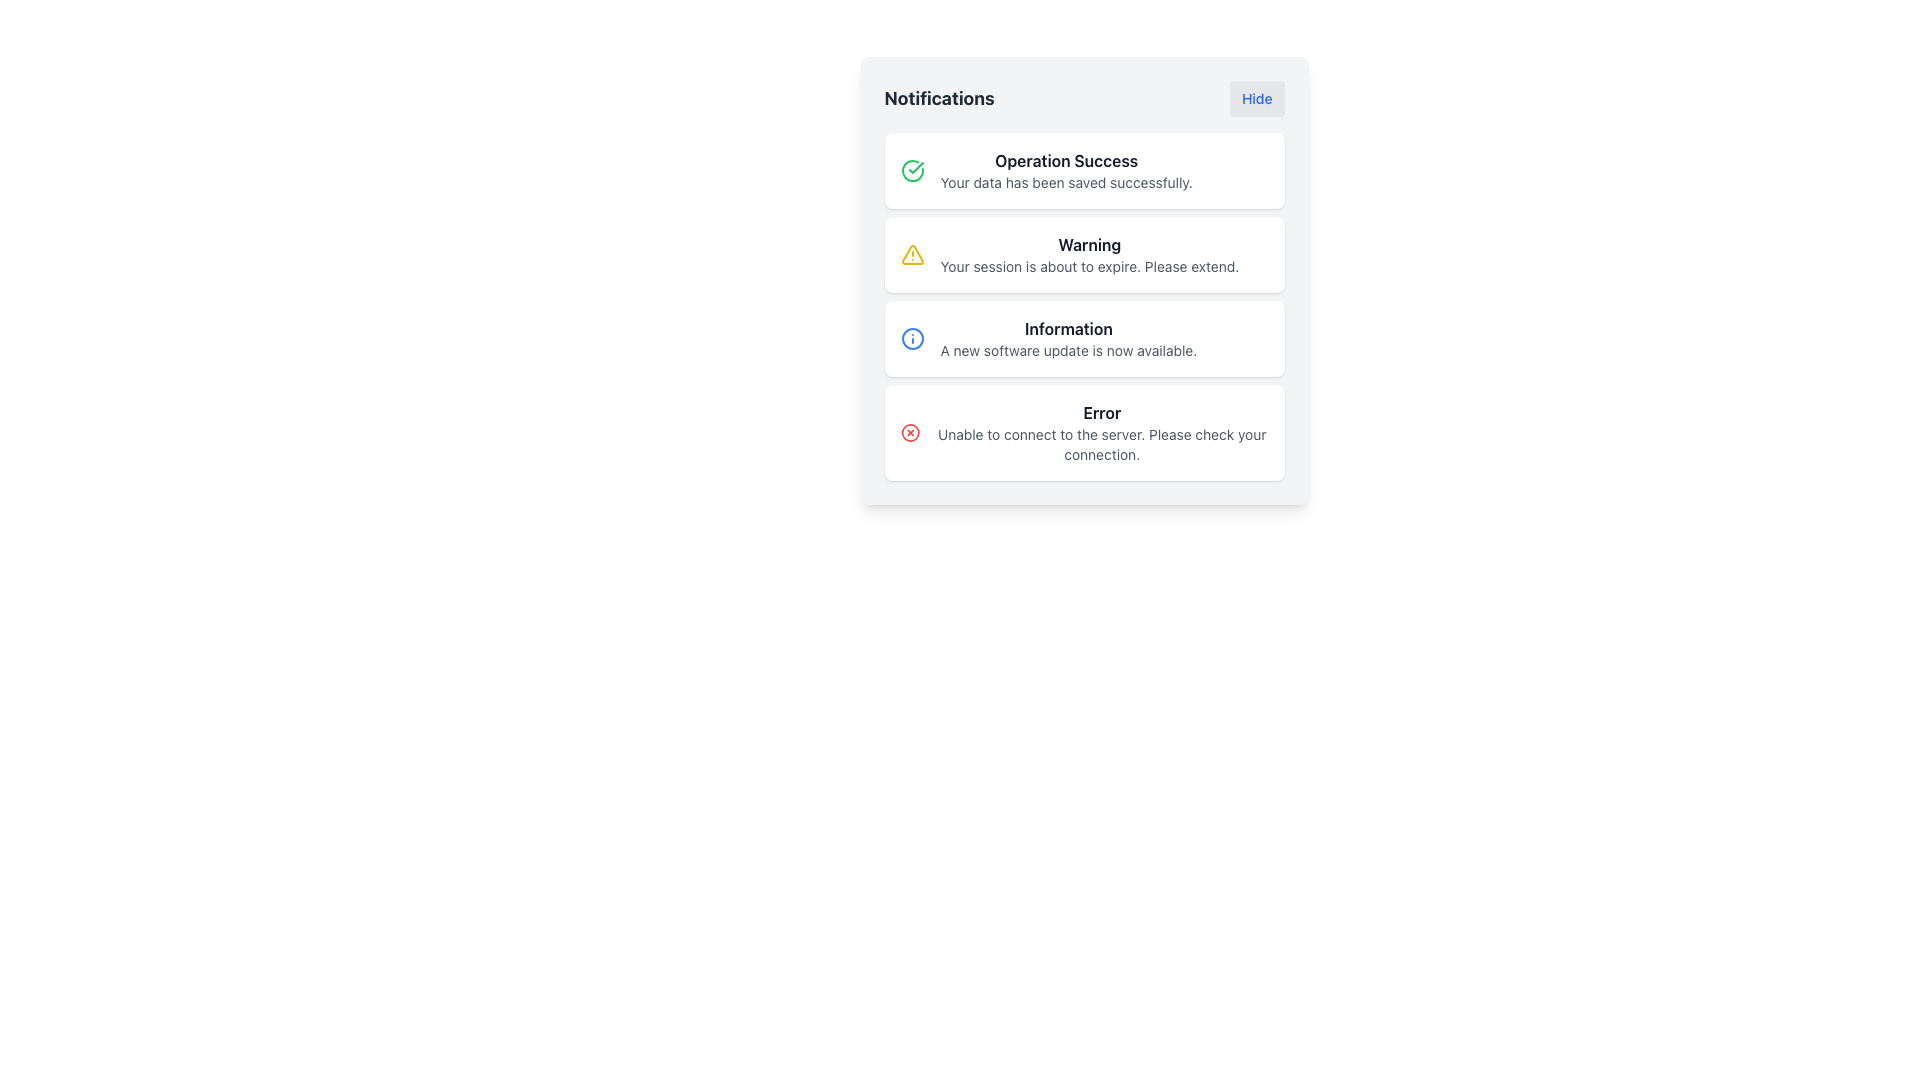 Image resolution: width=1920 pixels, height=1080 pixels. Describe the element at coordinates (1088, 265) in the screenshot. I see `the text element that displays 'Your session is about to expire. Please extend.' located beneath the bold 'Warning' label in the Notifications pane` at that location.